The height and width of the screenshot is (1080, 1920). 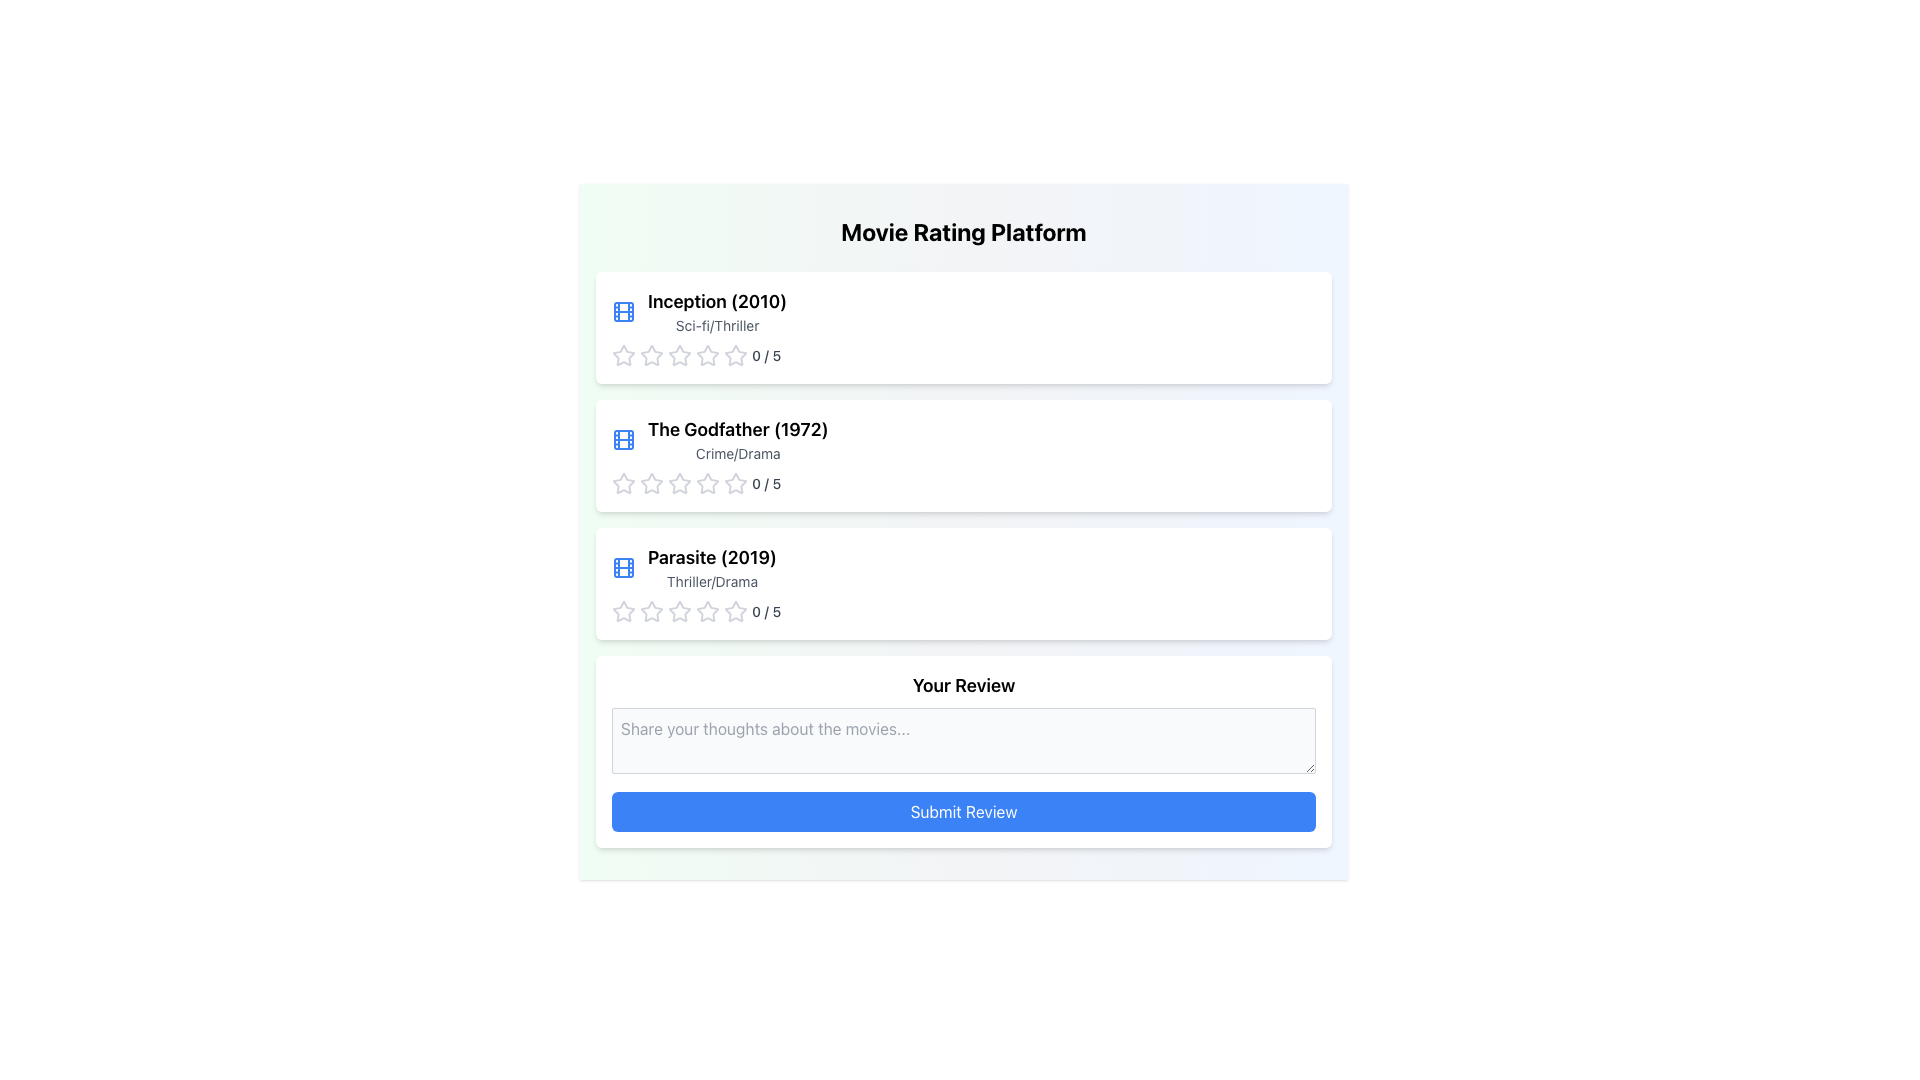 What do you see at coordinates (680, 354) in the screenshot?
I see `the first star-shaped rating icon in the row below the movie title 'Inception (2010)' and its genre 'Sci-fi/Thriller'` at bounding box center [680, 354].